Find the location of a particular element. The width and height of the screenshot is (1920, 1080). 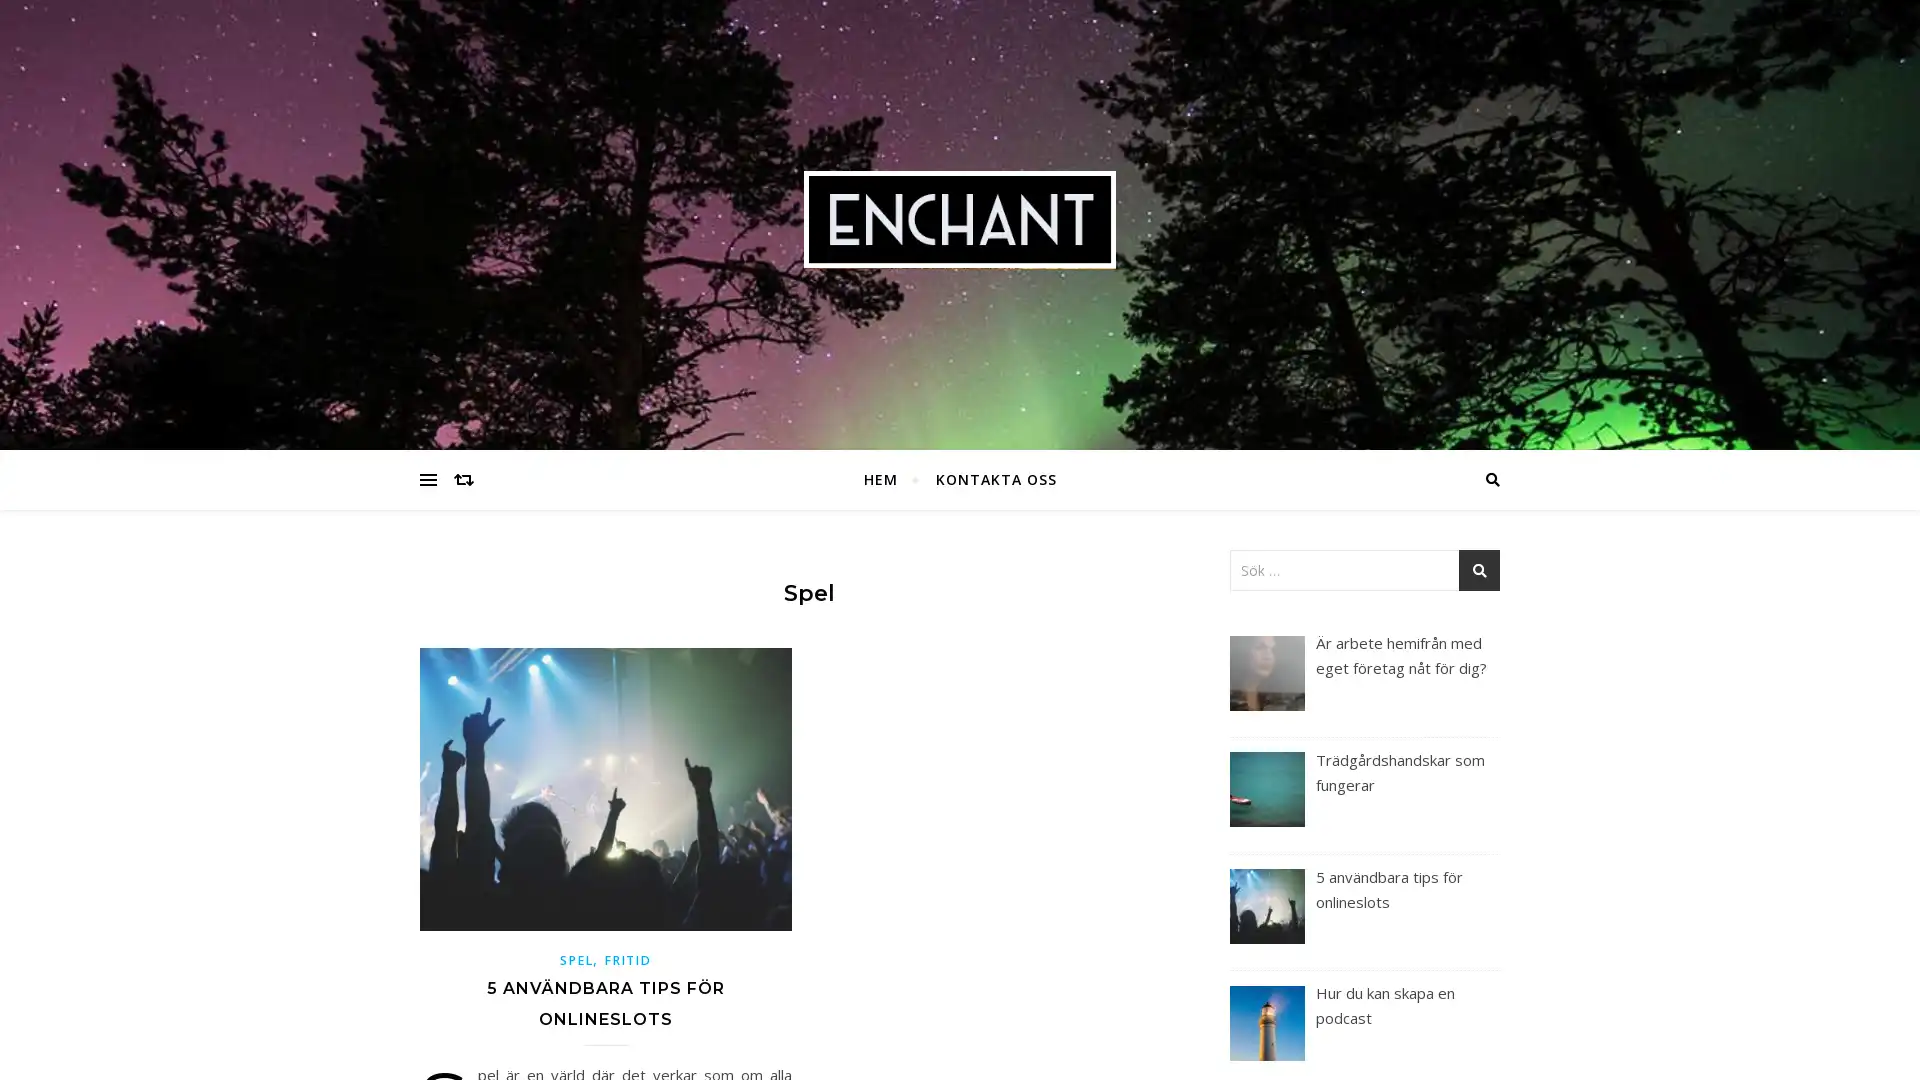

st is located at coordinates (1479, 570).